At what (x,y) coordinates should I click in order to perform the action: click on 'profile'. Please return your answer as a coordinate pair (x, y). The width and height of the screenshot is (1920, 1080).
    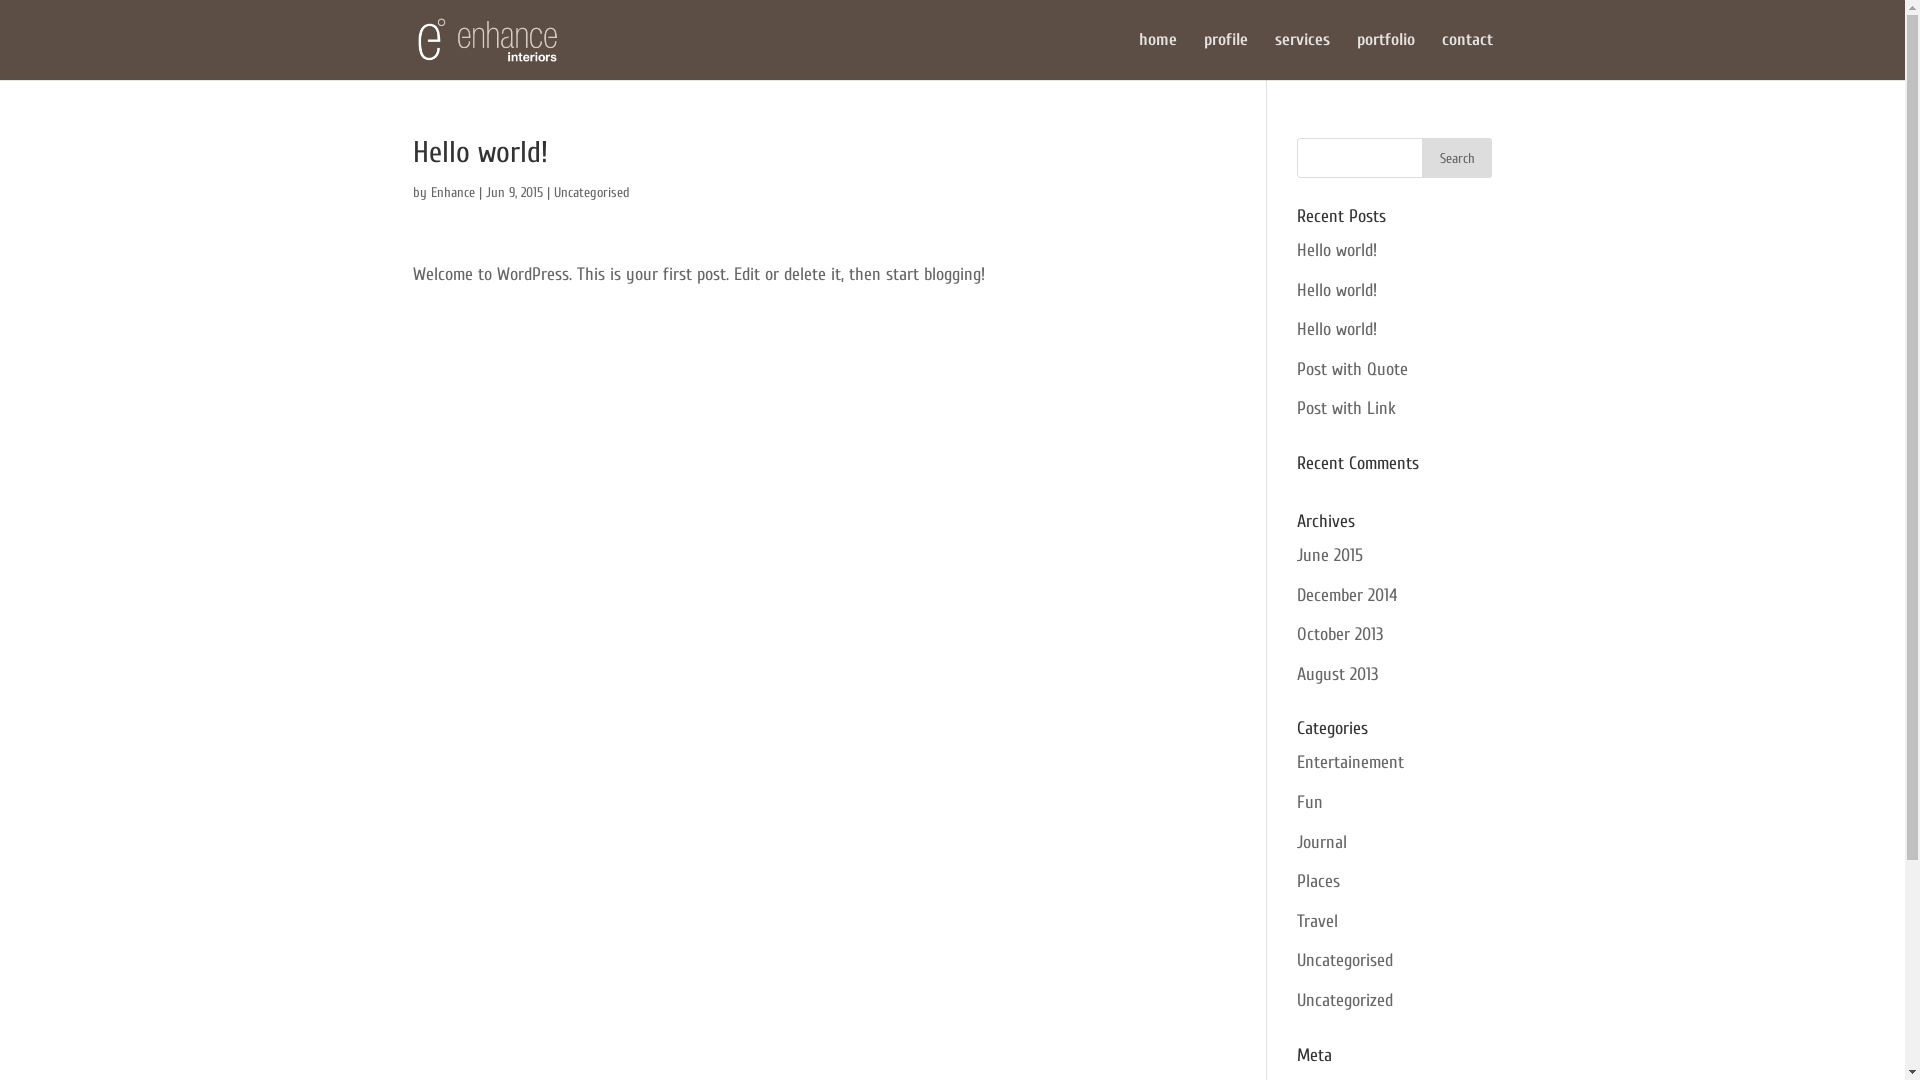
    Looking at the image, I should click on (1203, 55).